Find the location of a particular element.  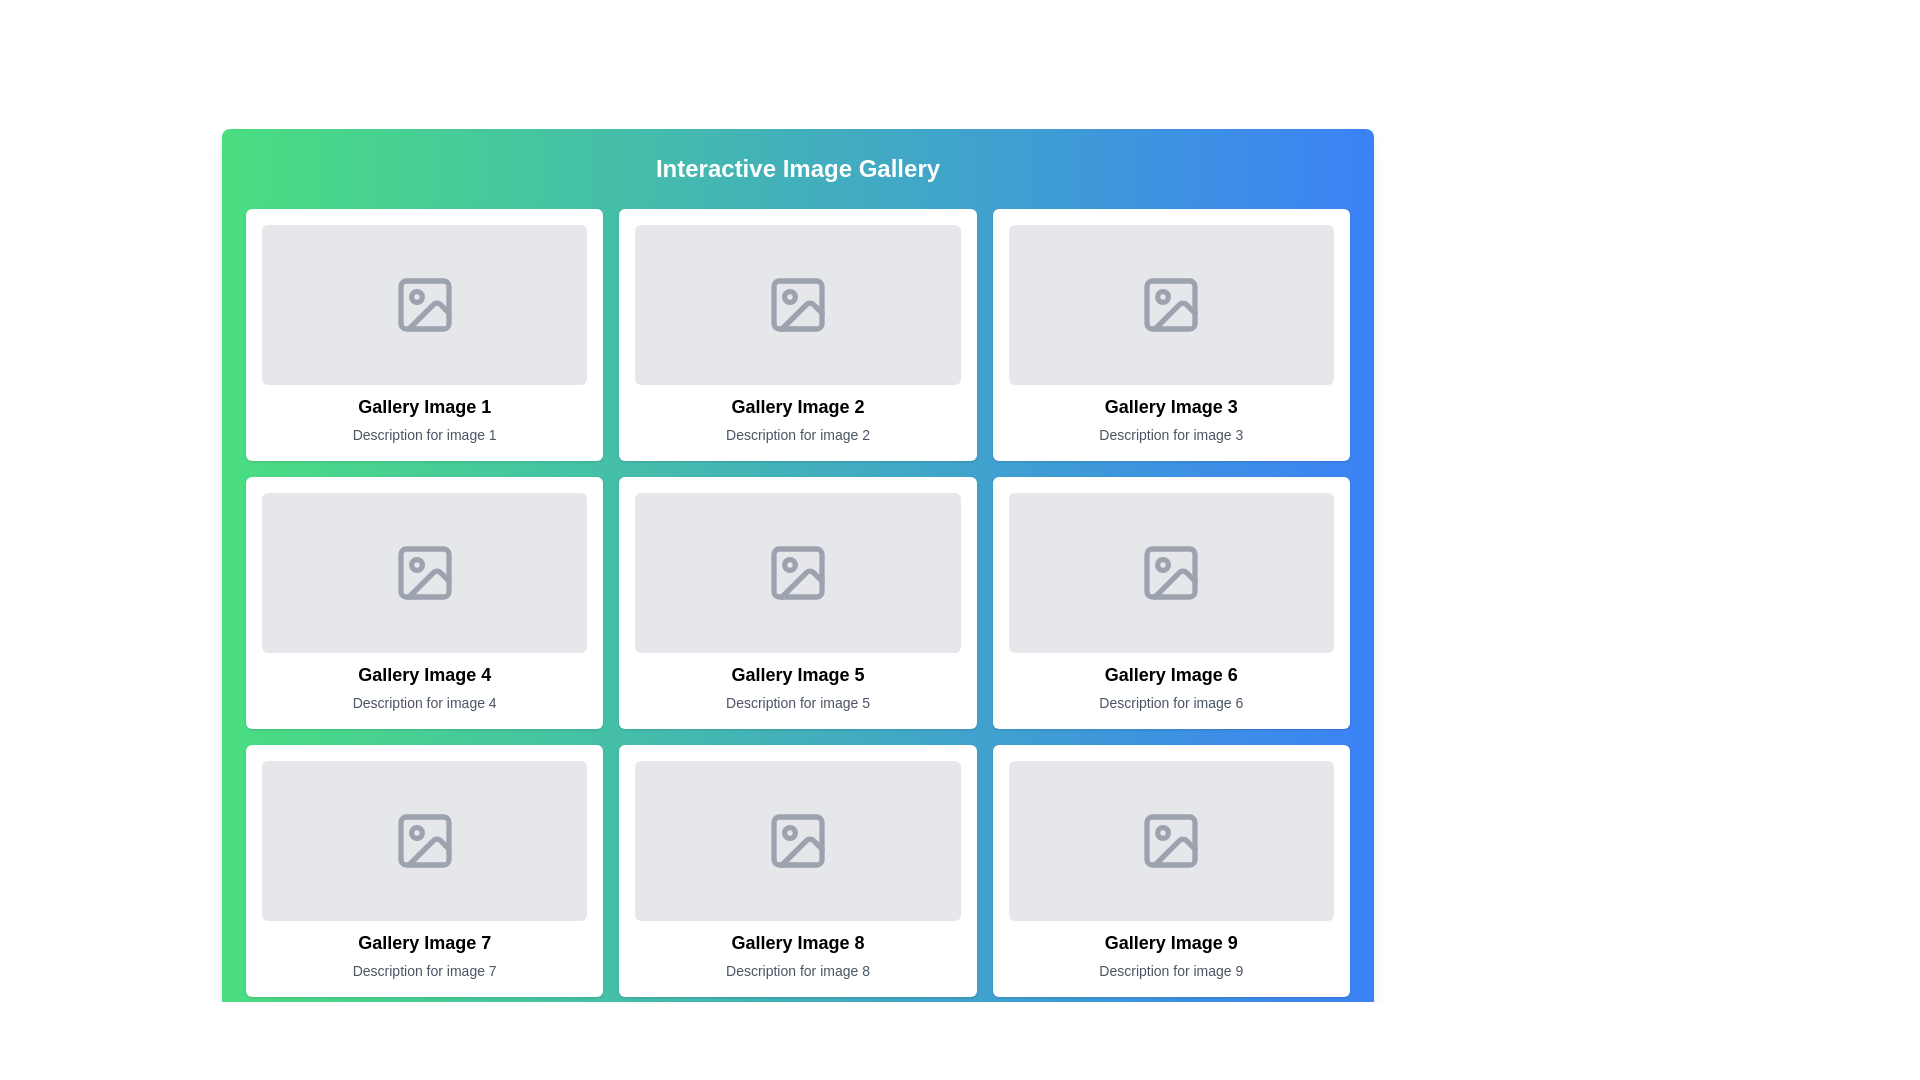

the gray background rectangle of the image icon is located at coordinates (423, 573).